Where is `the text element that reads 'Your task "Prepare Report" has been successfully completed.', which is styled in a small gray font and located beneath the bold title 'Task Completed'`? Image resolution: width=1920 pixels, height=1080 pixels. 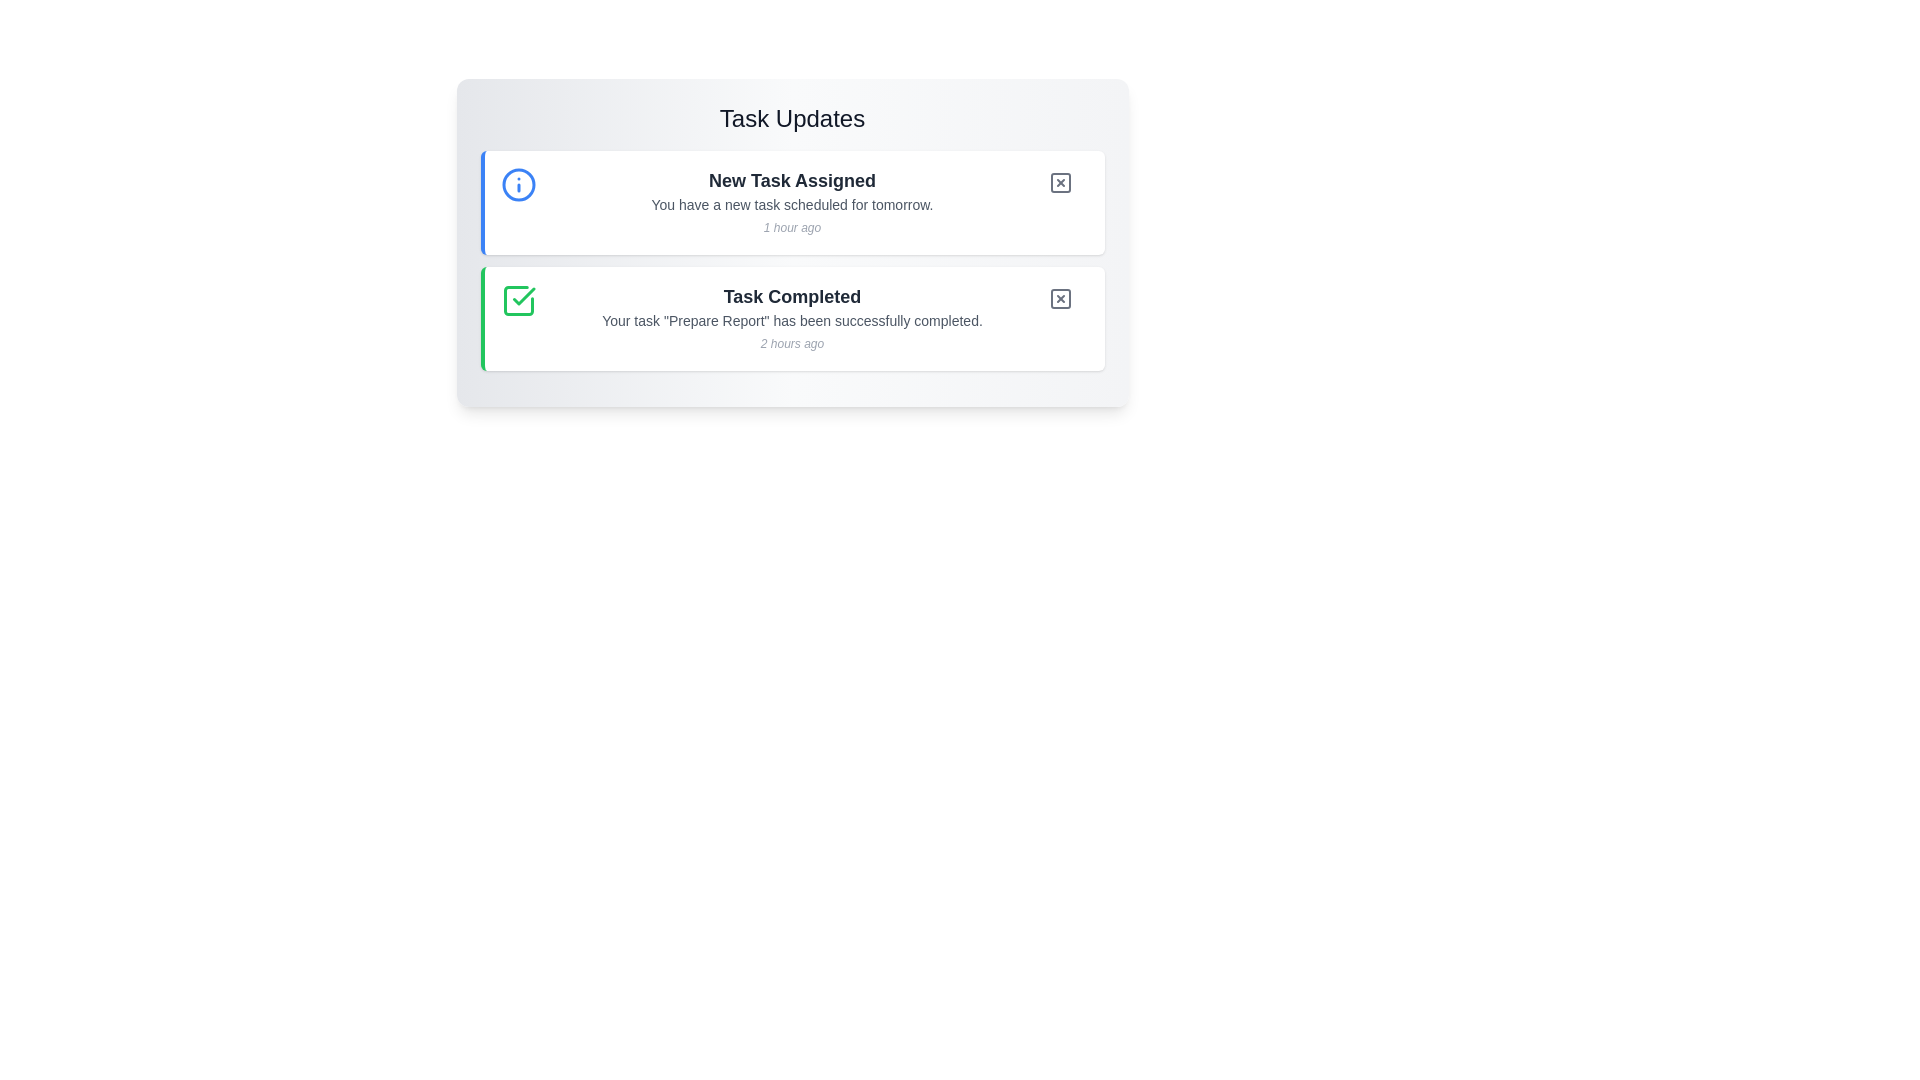
the text element that reads 'Your task "Prepare Report" has been successfully completed.', which is styled in a small gray font and located beneath the bold title 'Task Completed' is located at coordinates (791, 319).